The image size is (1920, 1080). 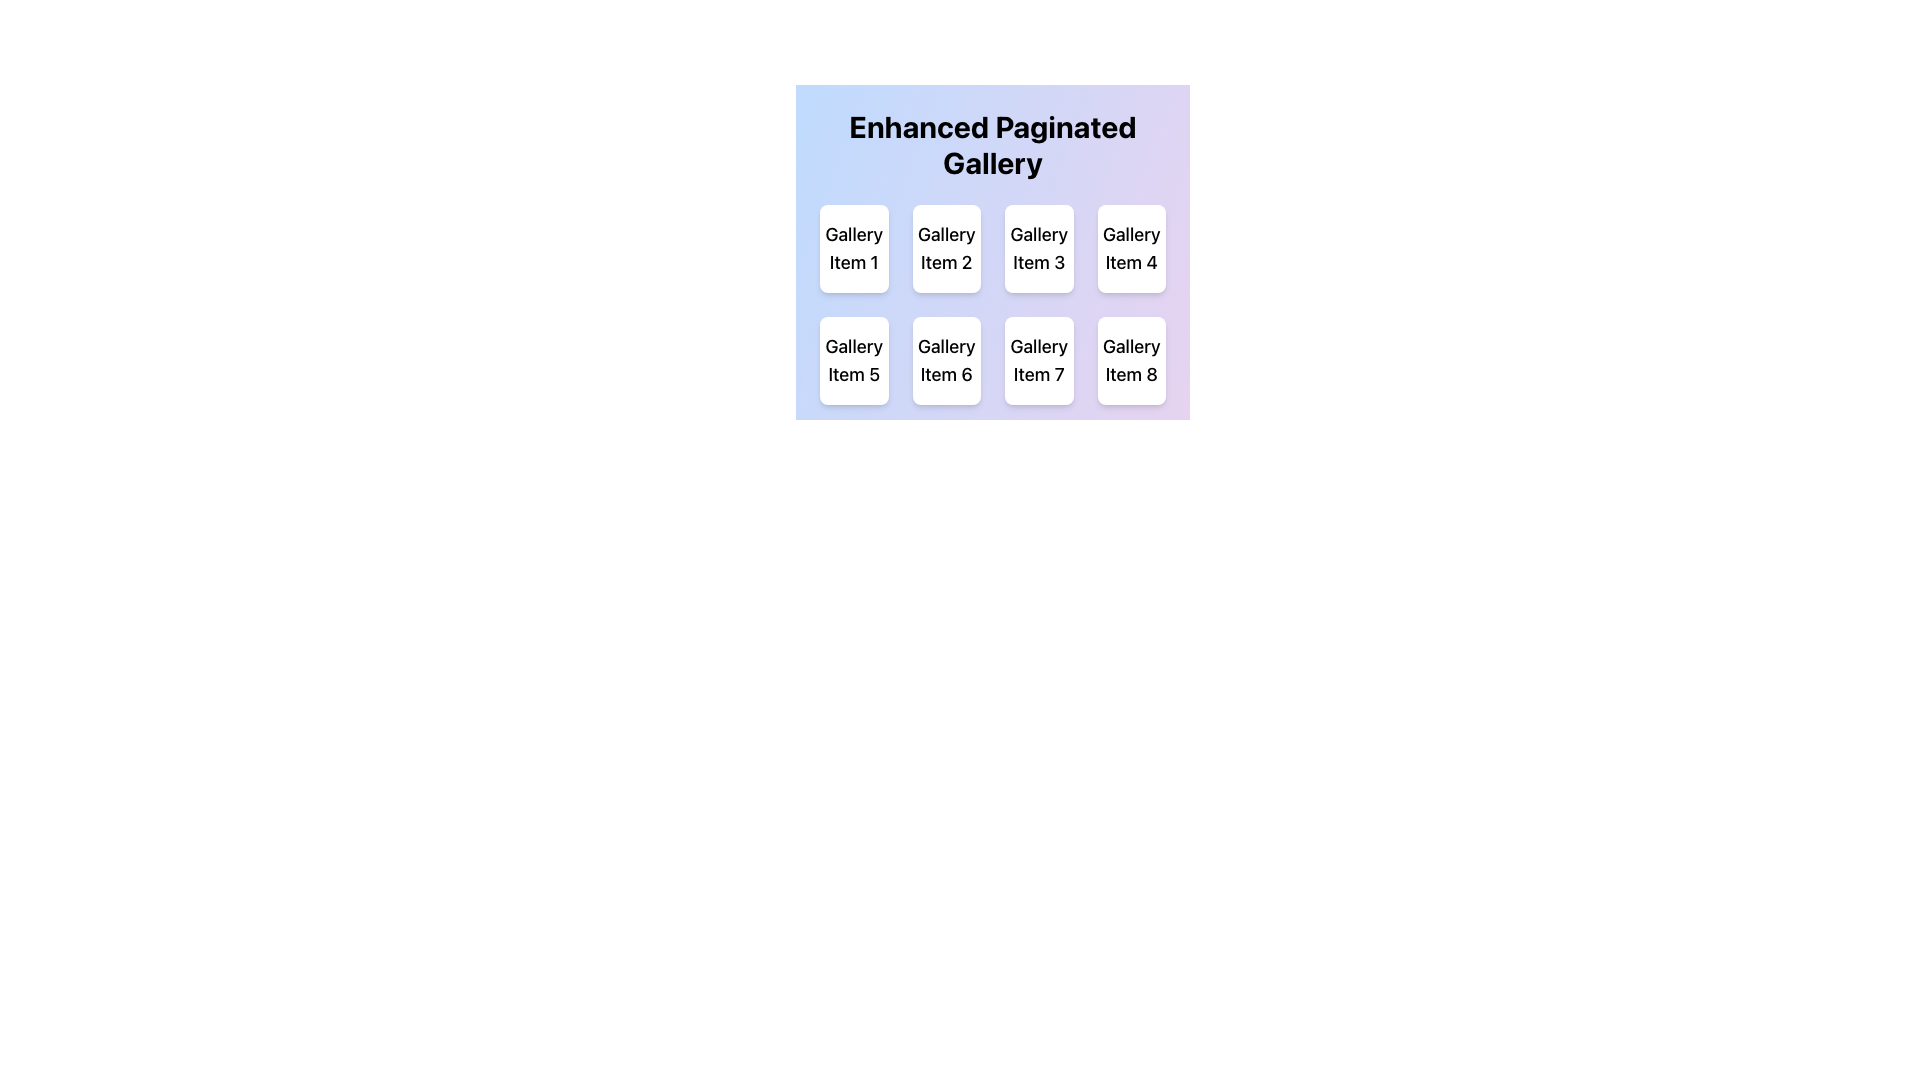 What do you see at coordinates (1131, 248) in the screenshot?
I see `the fourth card in the gallery displaying 'Gallery Item 4', which is styled as a white rounded rectangle with a shadow effect` at bounding box center [1131, 248].